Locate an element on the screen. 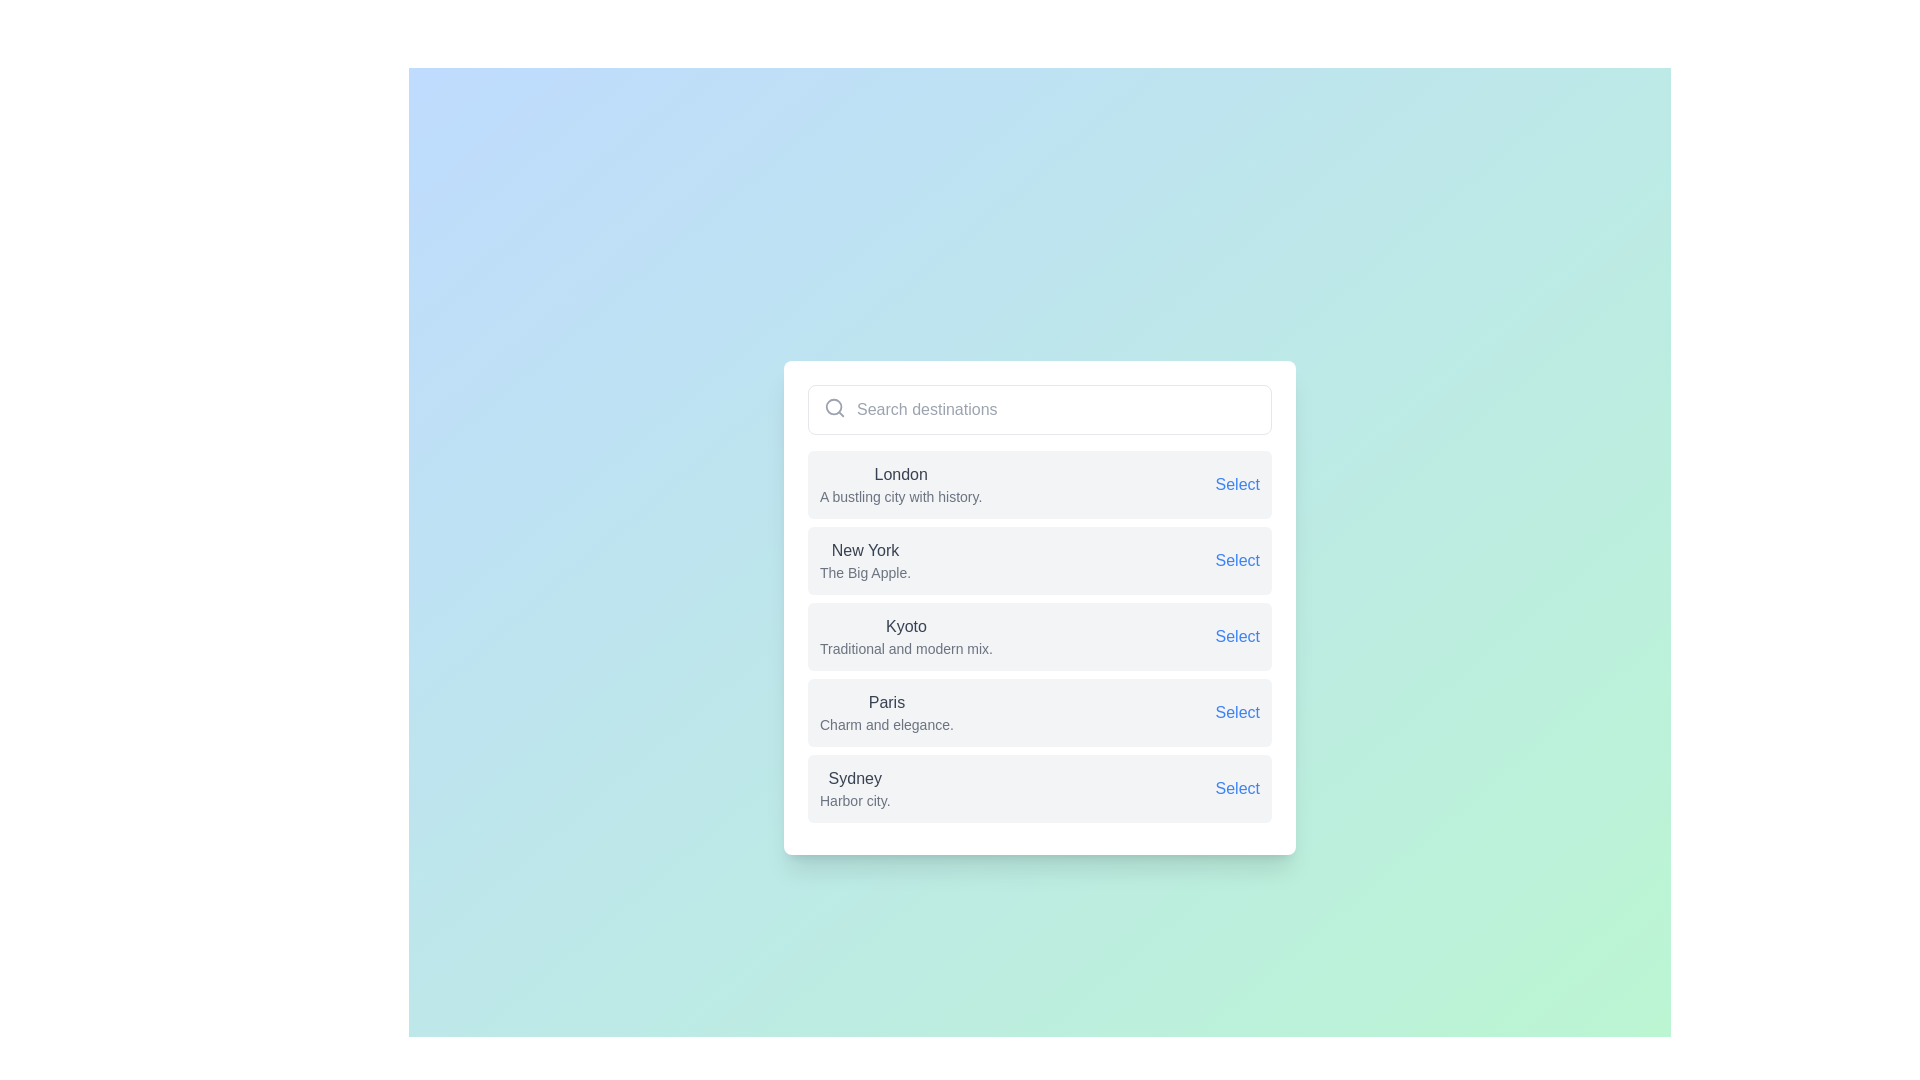  descriptive text composite displaying 'Paris' with the description 'Charm and elegance.' which is part of a list item between 'Kyoto' and 'Sydney' is located at coordinates (885, 712).